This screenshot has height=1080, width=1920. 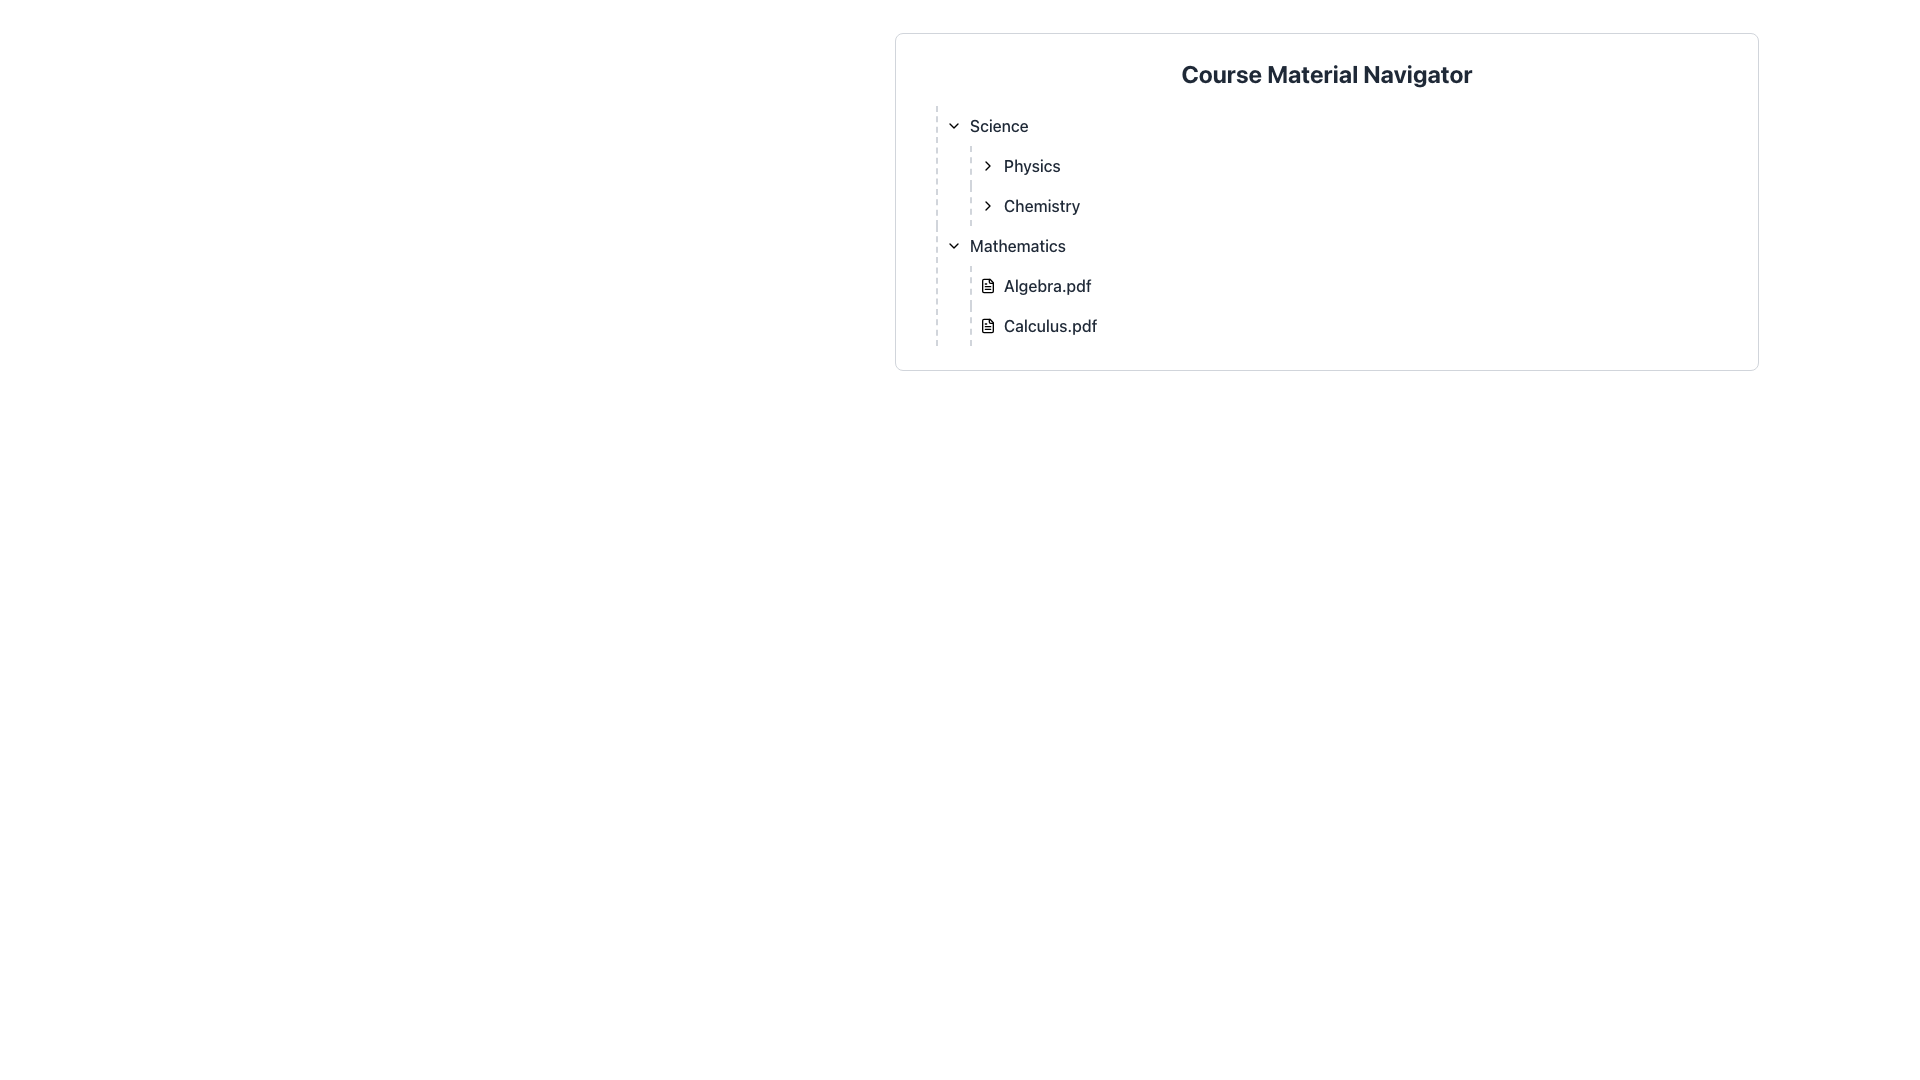 I want to click on the chevron icon, so click(x=953, y=126).